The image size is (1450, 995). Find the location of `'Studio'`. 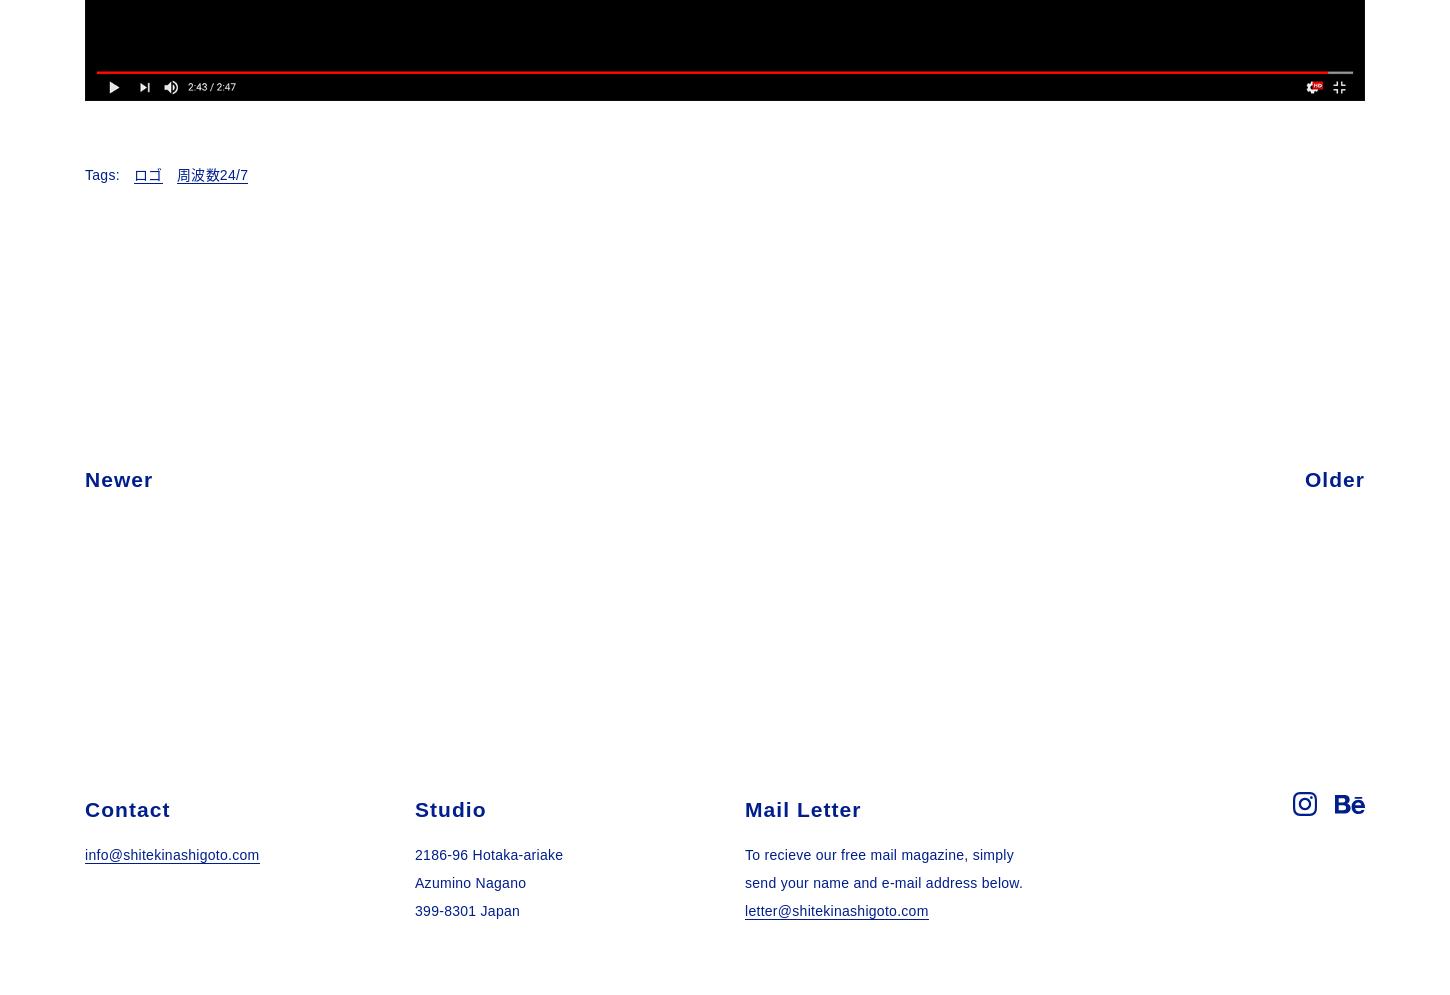

'Studio' is located at coordinates (413, 807).